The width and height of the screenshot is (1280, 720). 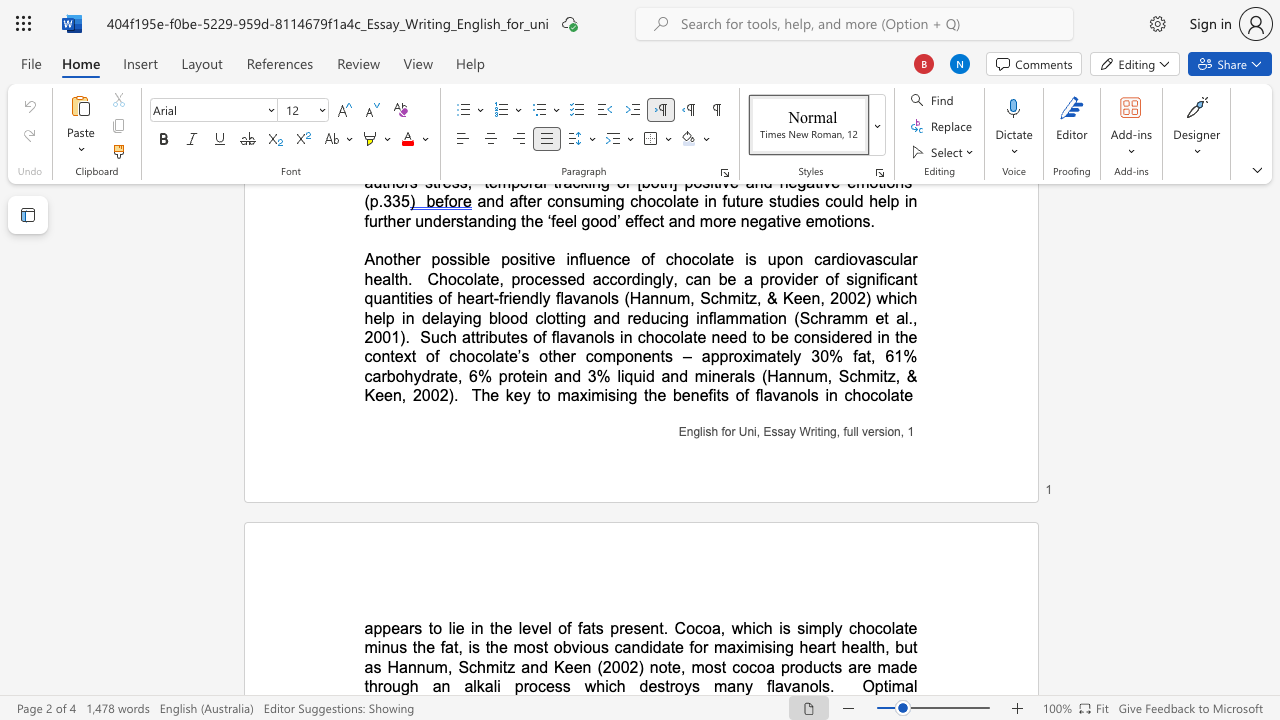 I want to click on the 6th character "r" in the text, so click(x=859, y=667).